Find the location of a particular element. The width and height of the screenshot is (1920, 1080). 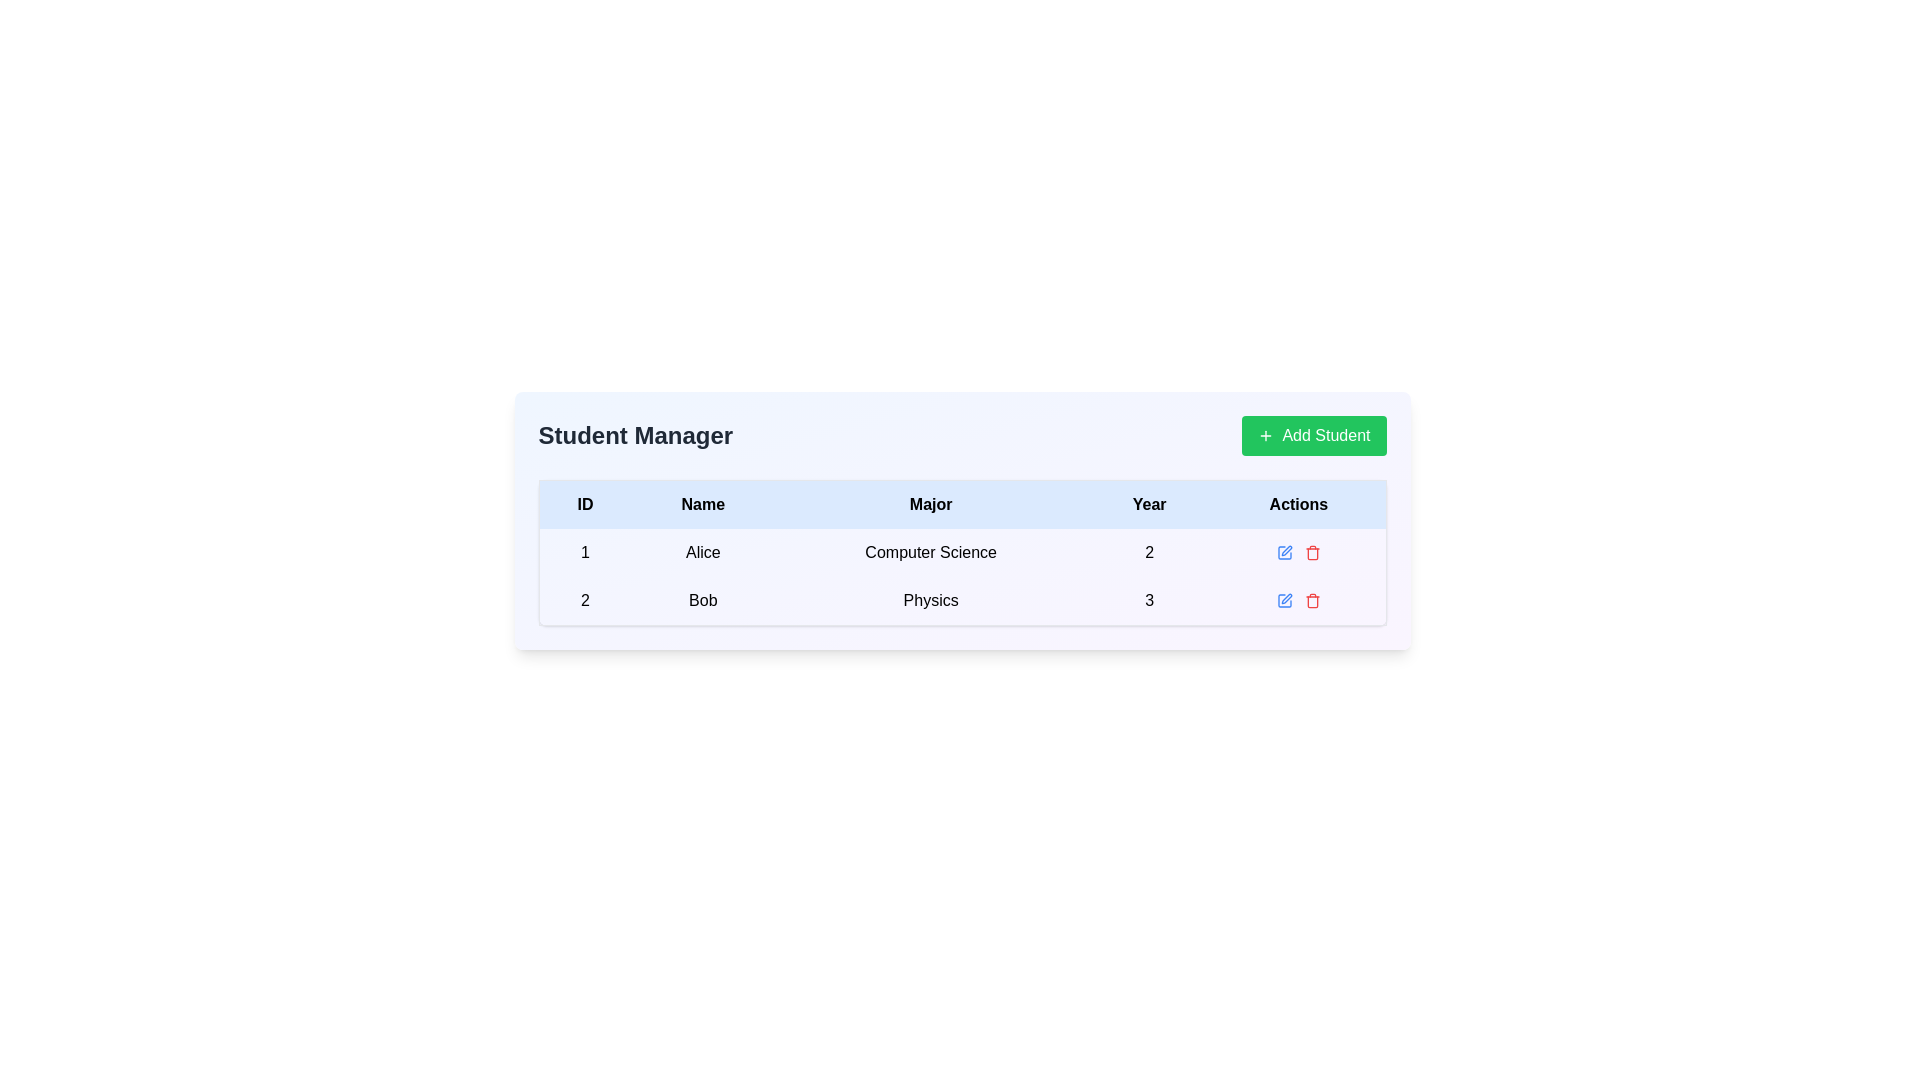

the Table Header labeled 'Year', which is styled in bold font and has a light blue background, positioned fourth among the headers in the row is located at coordinates (1149, 503).